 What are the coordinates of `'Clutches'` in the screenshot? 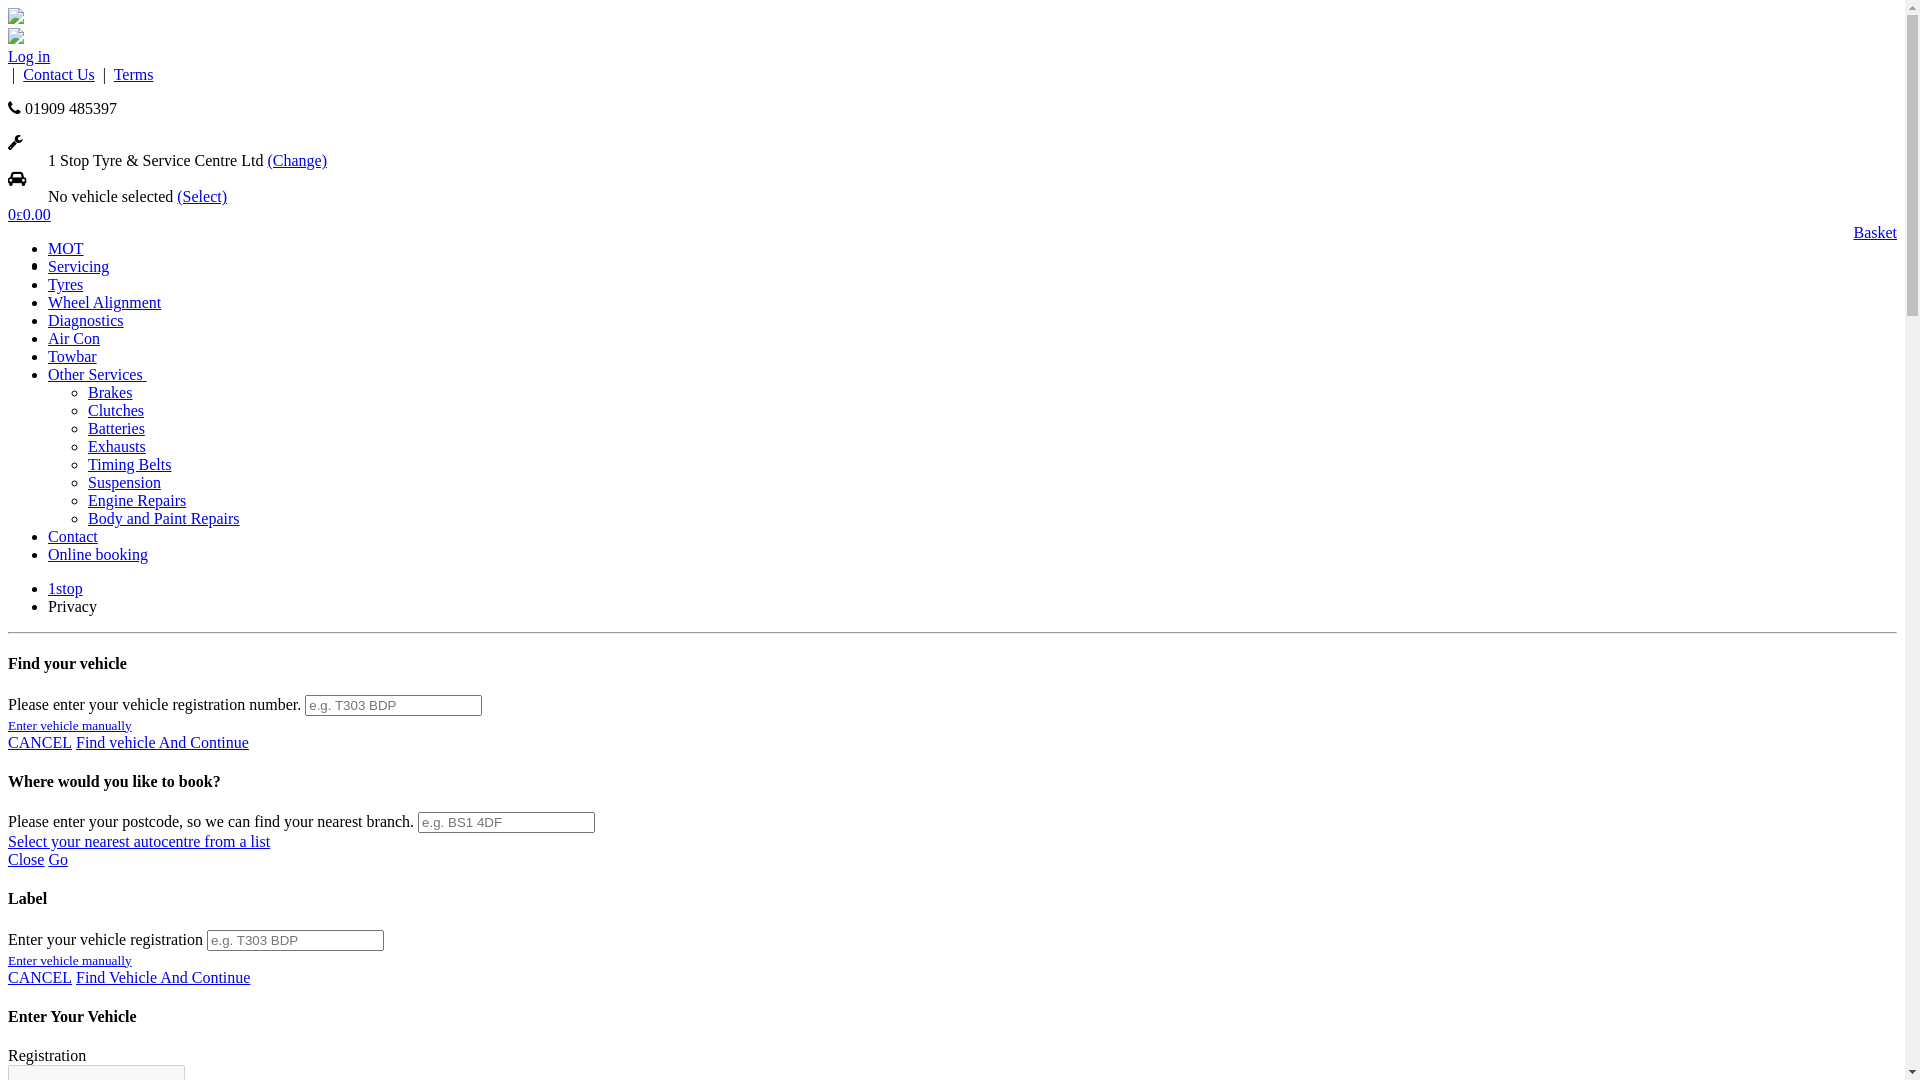 It's located at (114, 409).